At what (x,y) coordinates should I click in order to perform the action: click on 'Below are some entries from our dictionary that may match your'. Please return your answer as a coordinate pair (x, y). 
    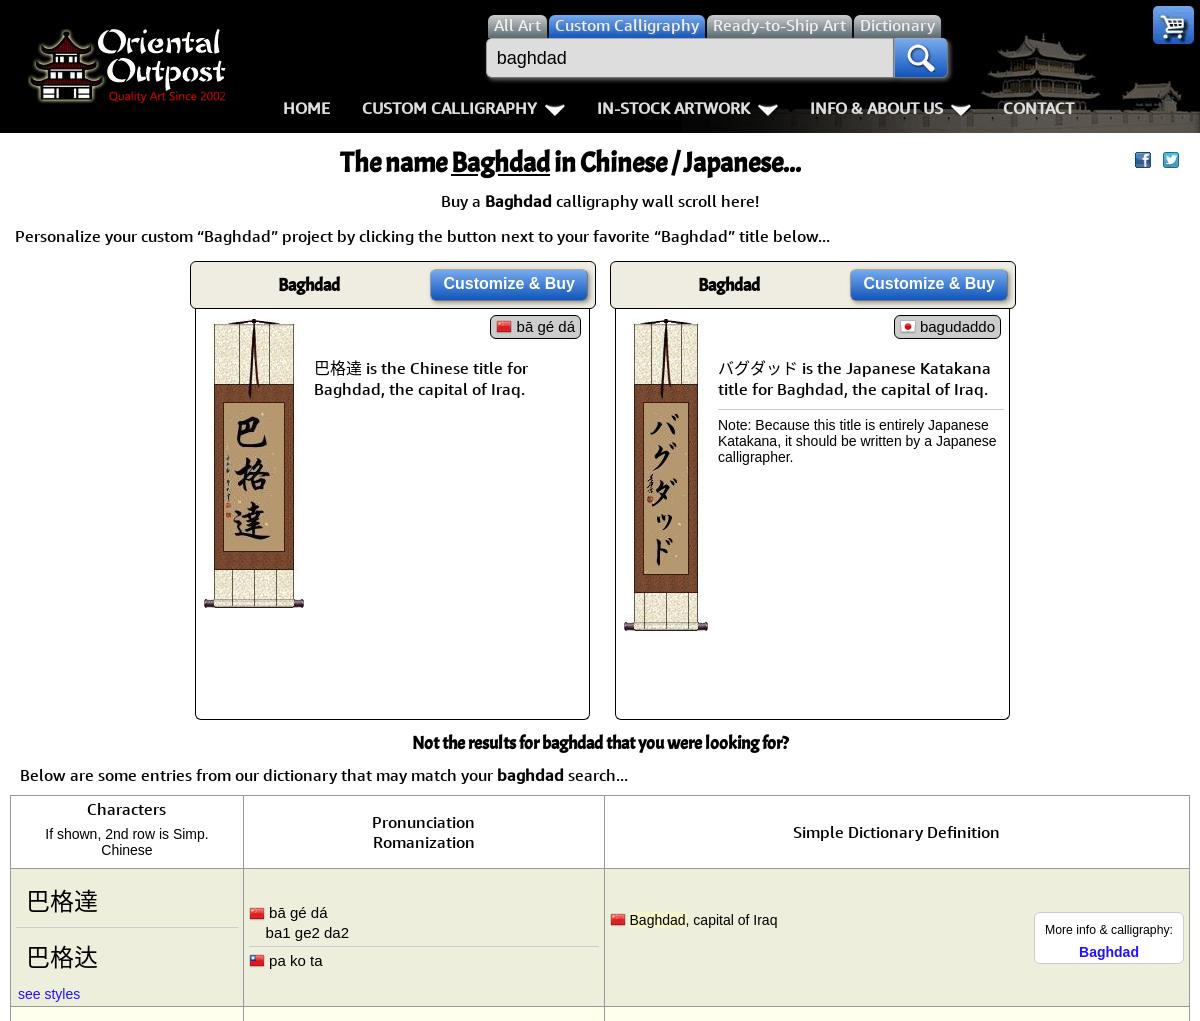
    Looking at the image, I should click on (257, 775).